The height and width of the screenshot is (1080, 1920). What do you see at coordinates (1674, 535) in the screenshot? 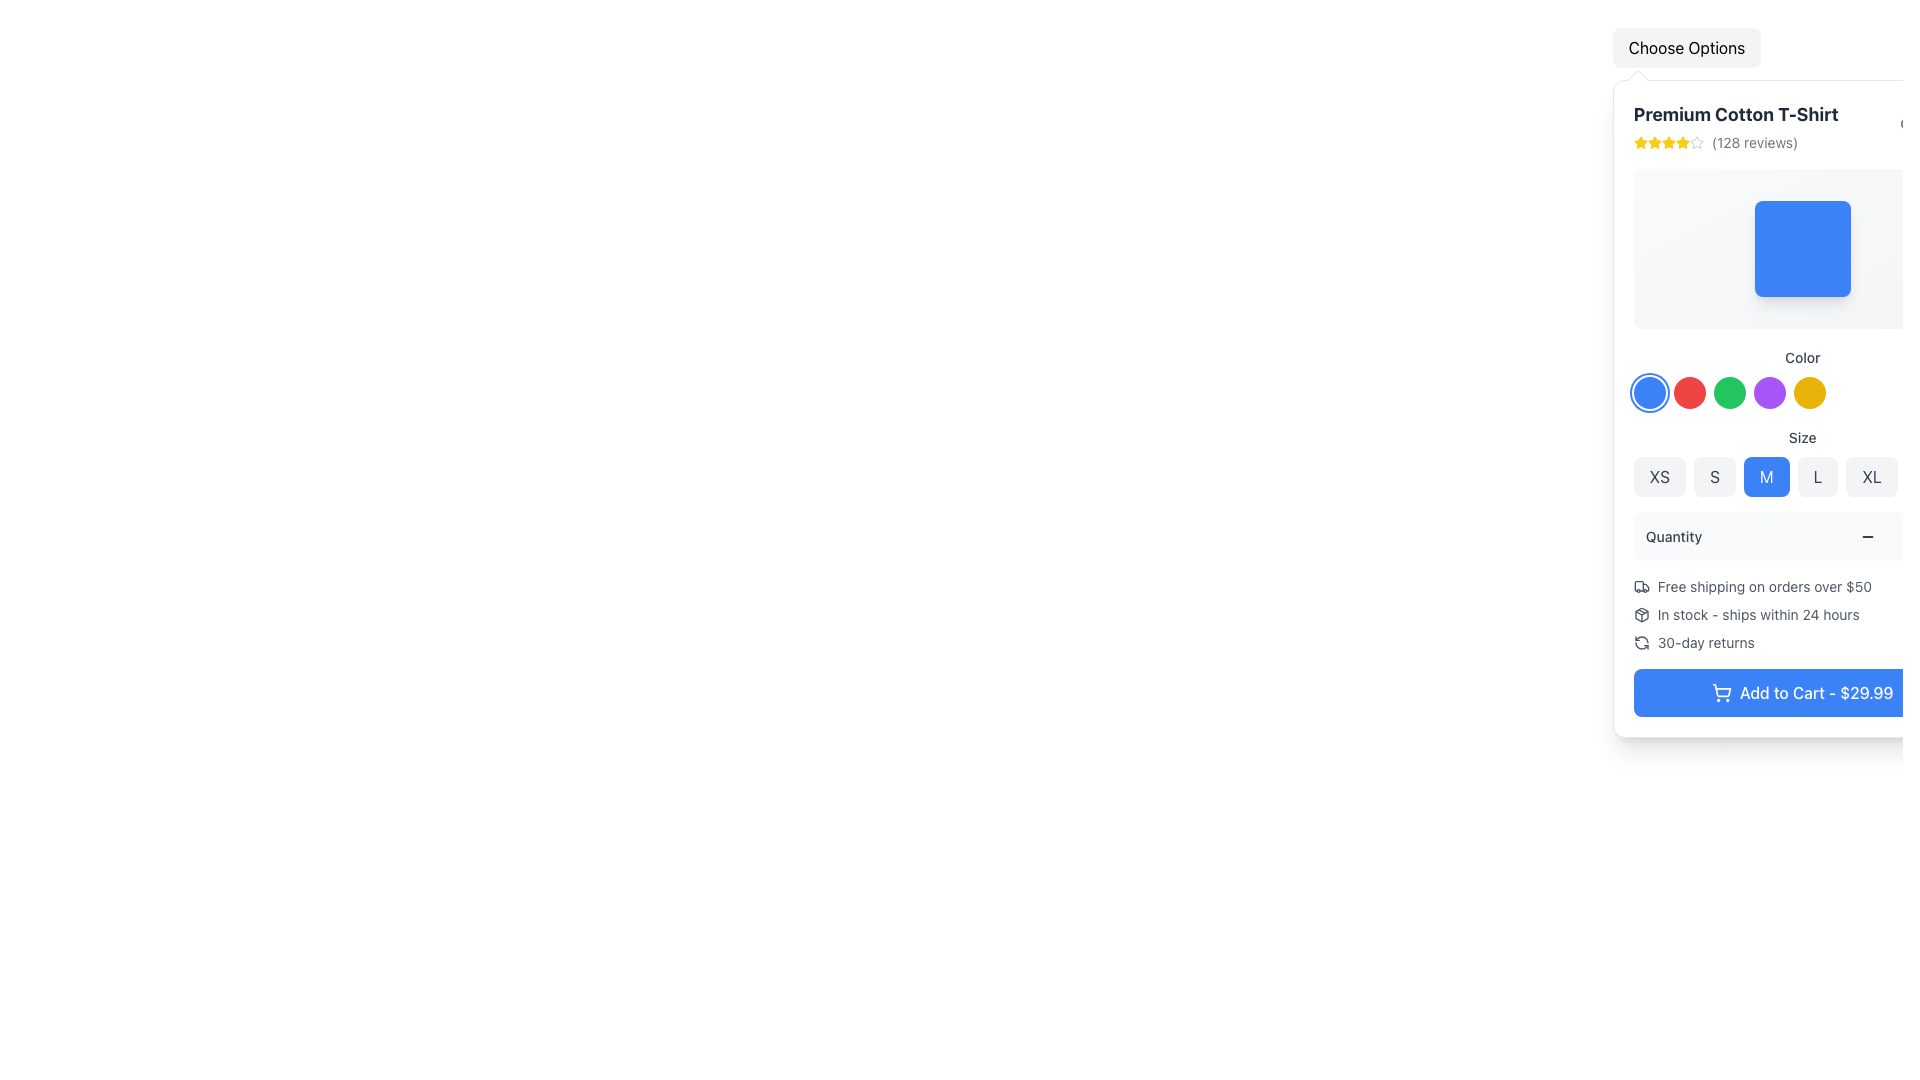
I see `the 'Quantity' label, which is a smaller gray text label located in the upper-left part of the quantity adjustment control area` at bounding box center [1674, 535].